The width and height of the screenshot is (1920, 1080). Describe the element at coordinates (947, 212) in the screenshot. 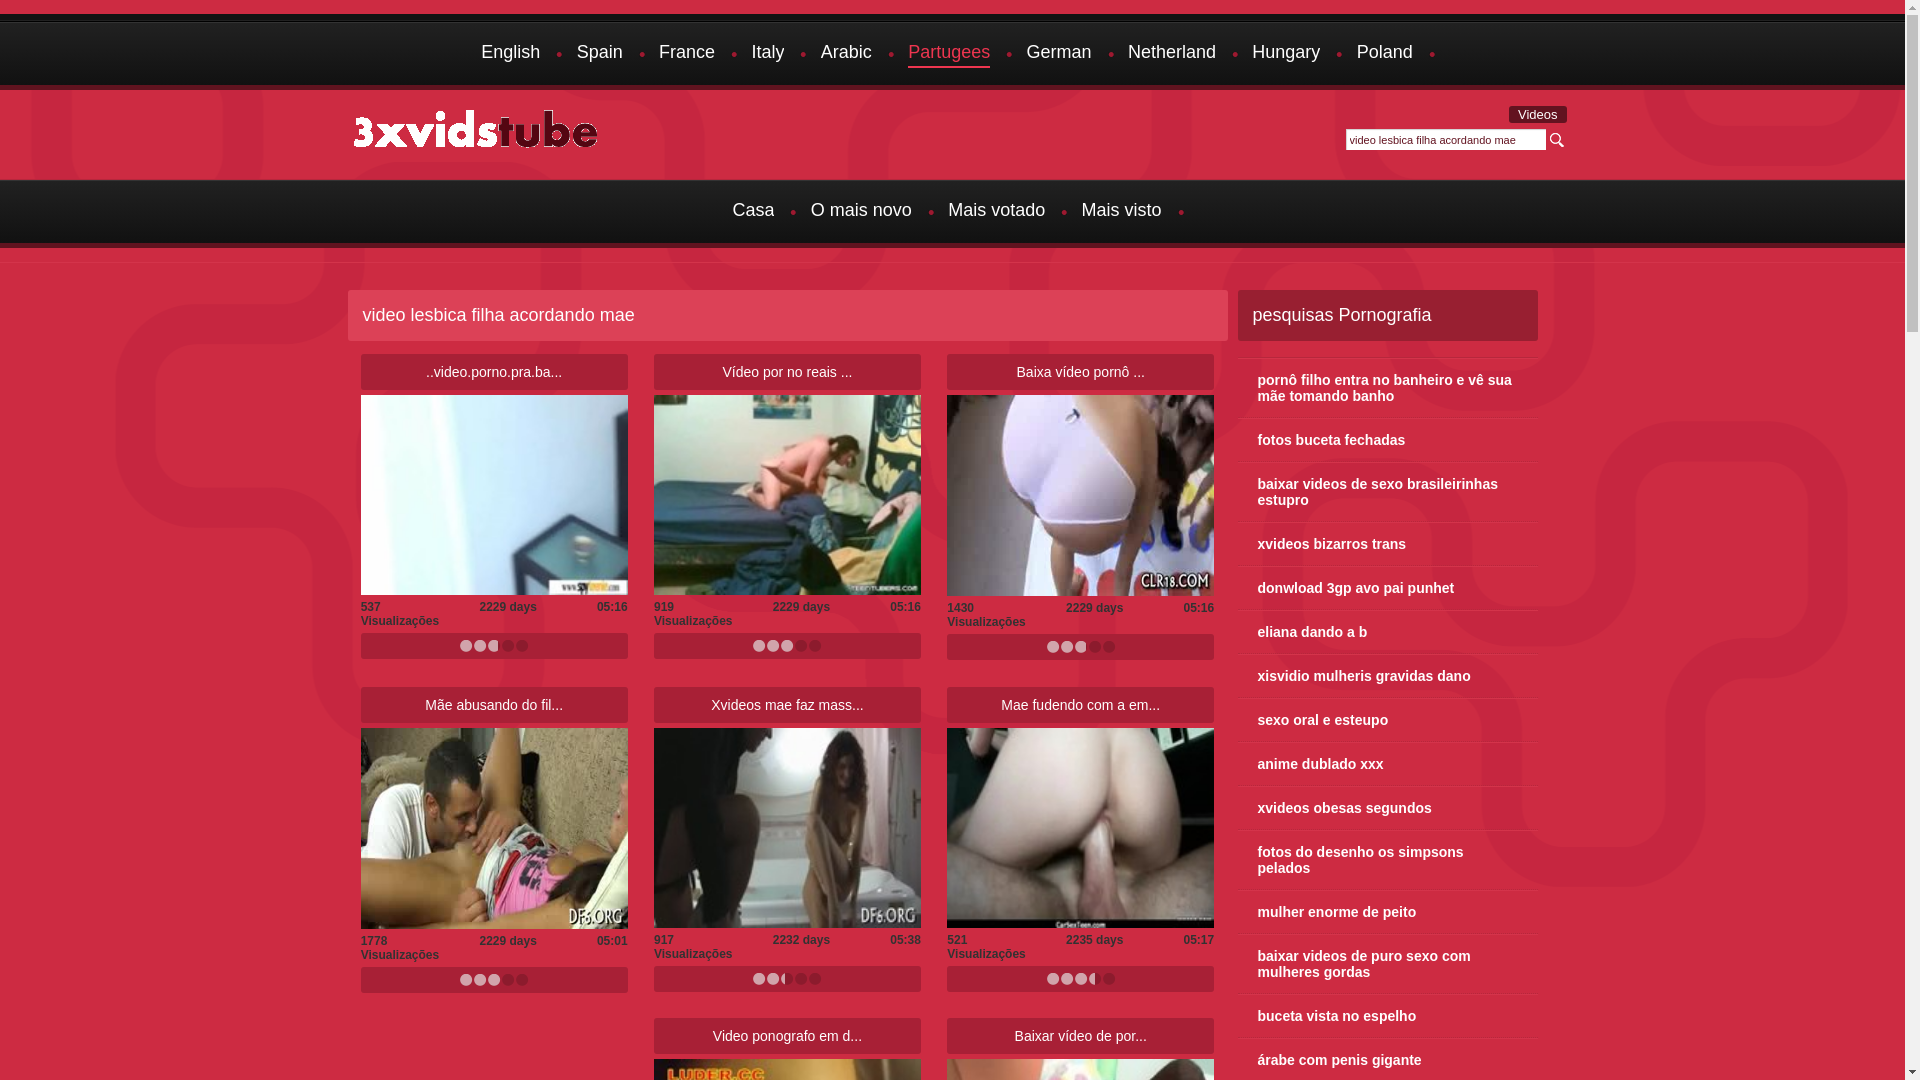

I see `'Mais votado'` at that location.